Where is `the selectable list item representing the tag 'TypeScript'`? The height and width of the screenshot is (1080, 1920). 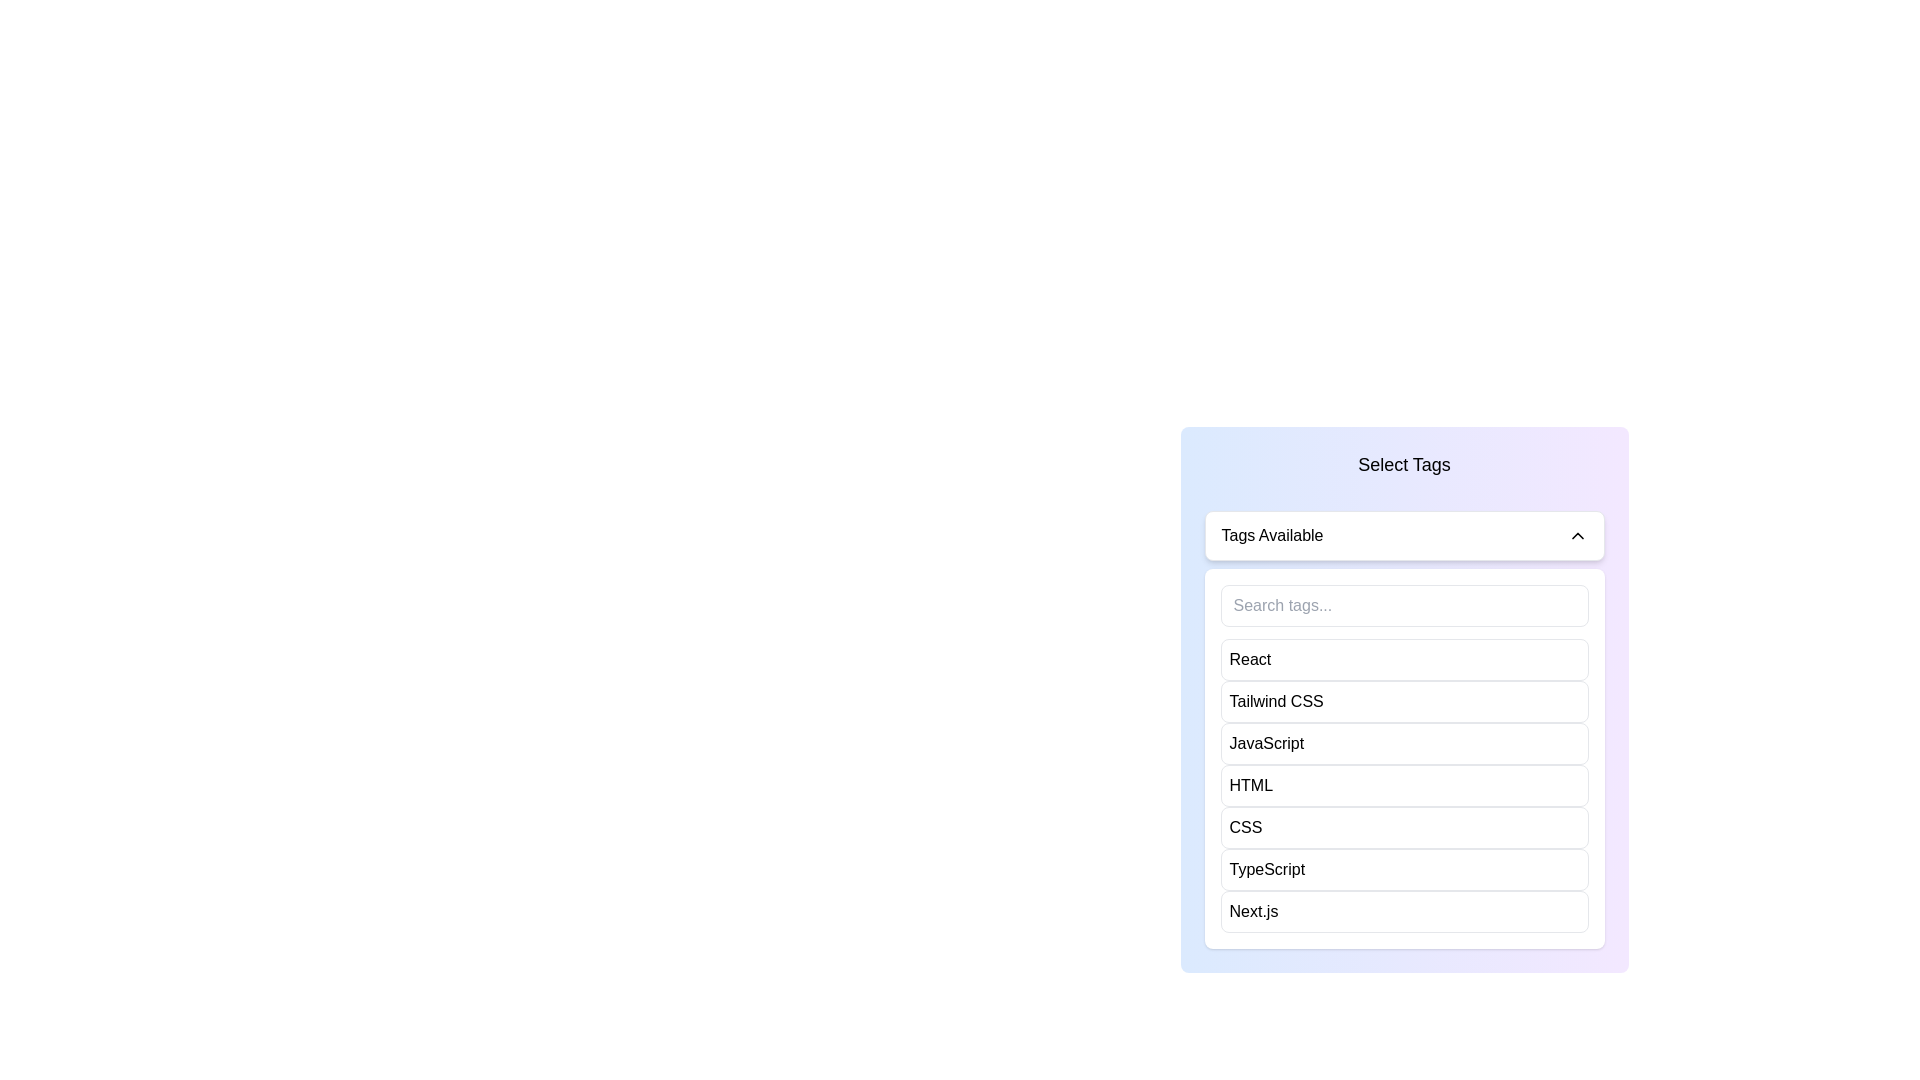
the selectable list item representing the tag 'TypeScript' is located at coordinates (1403, 869).